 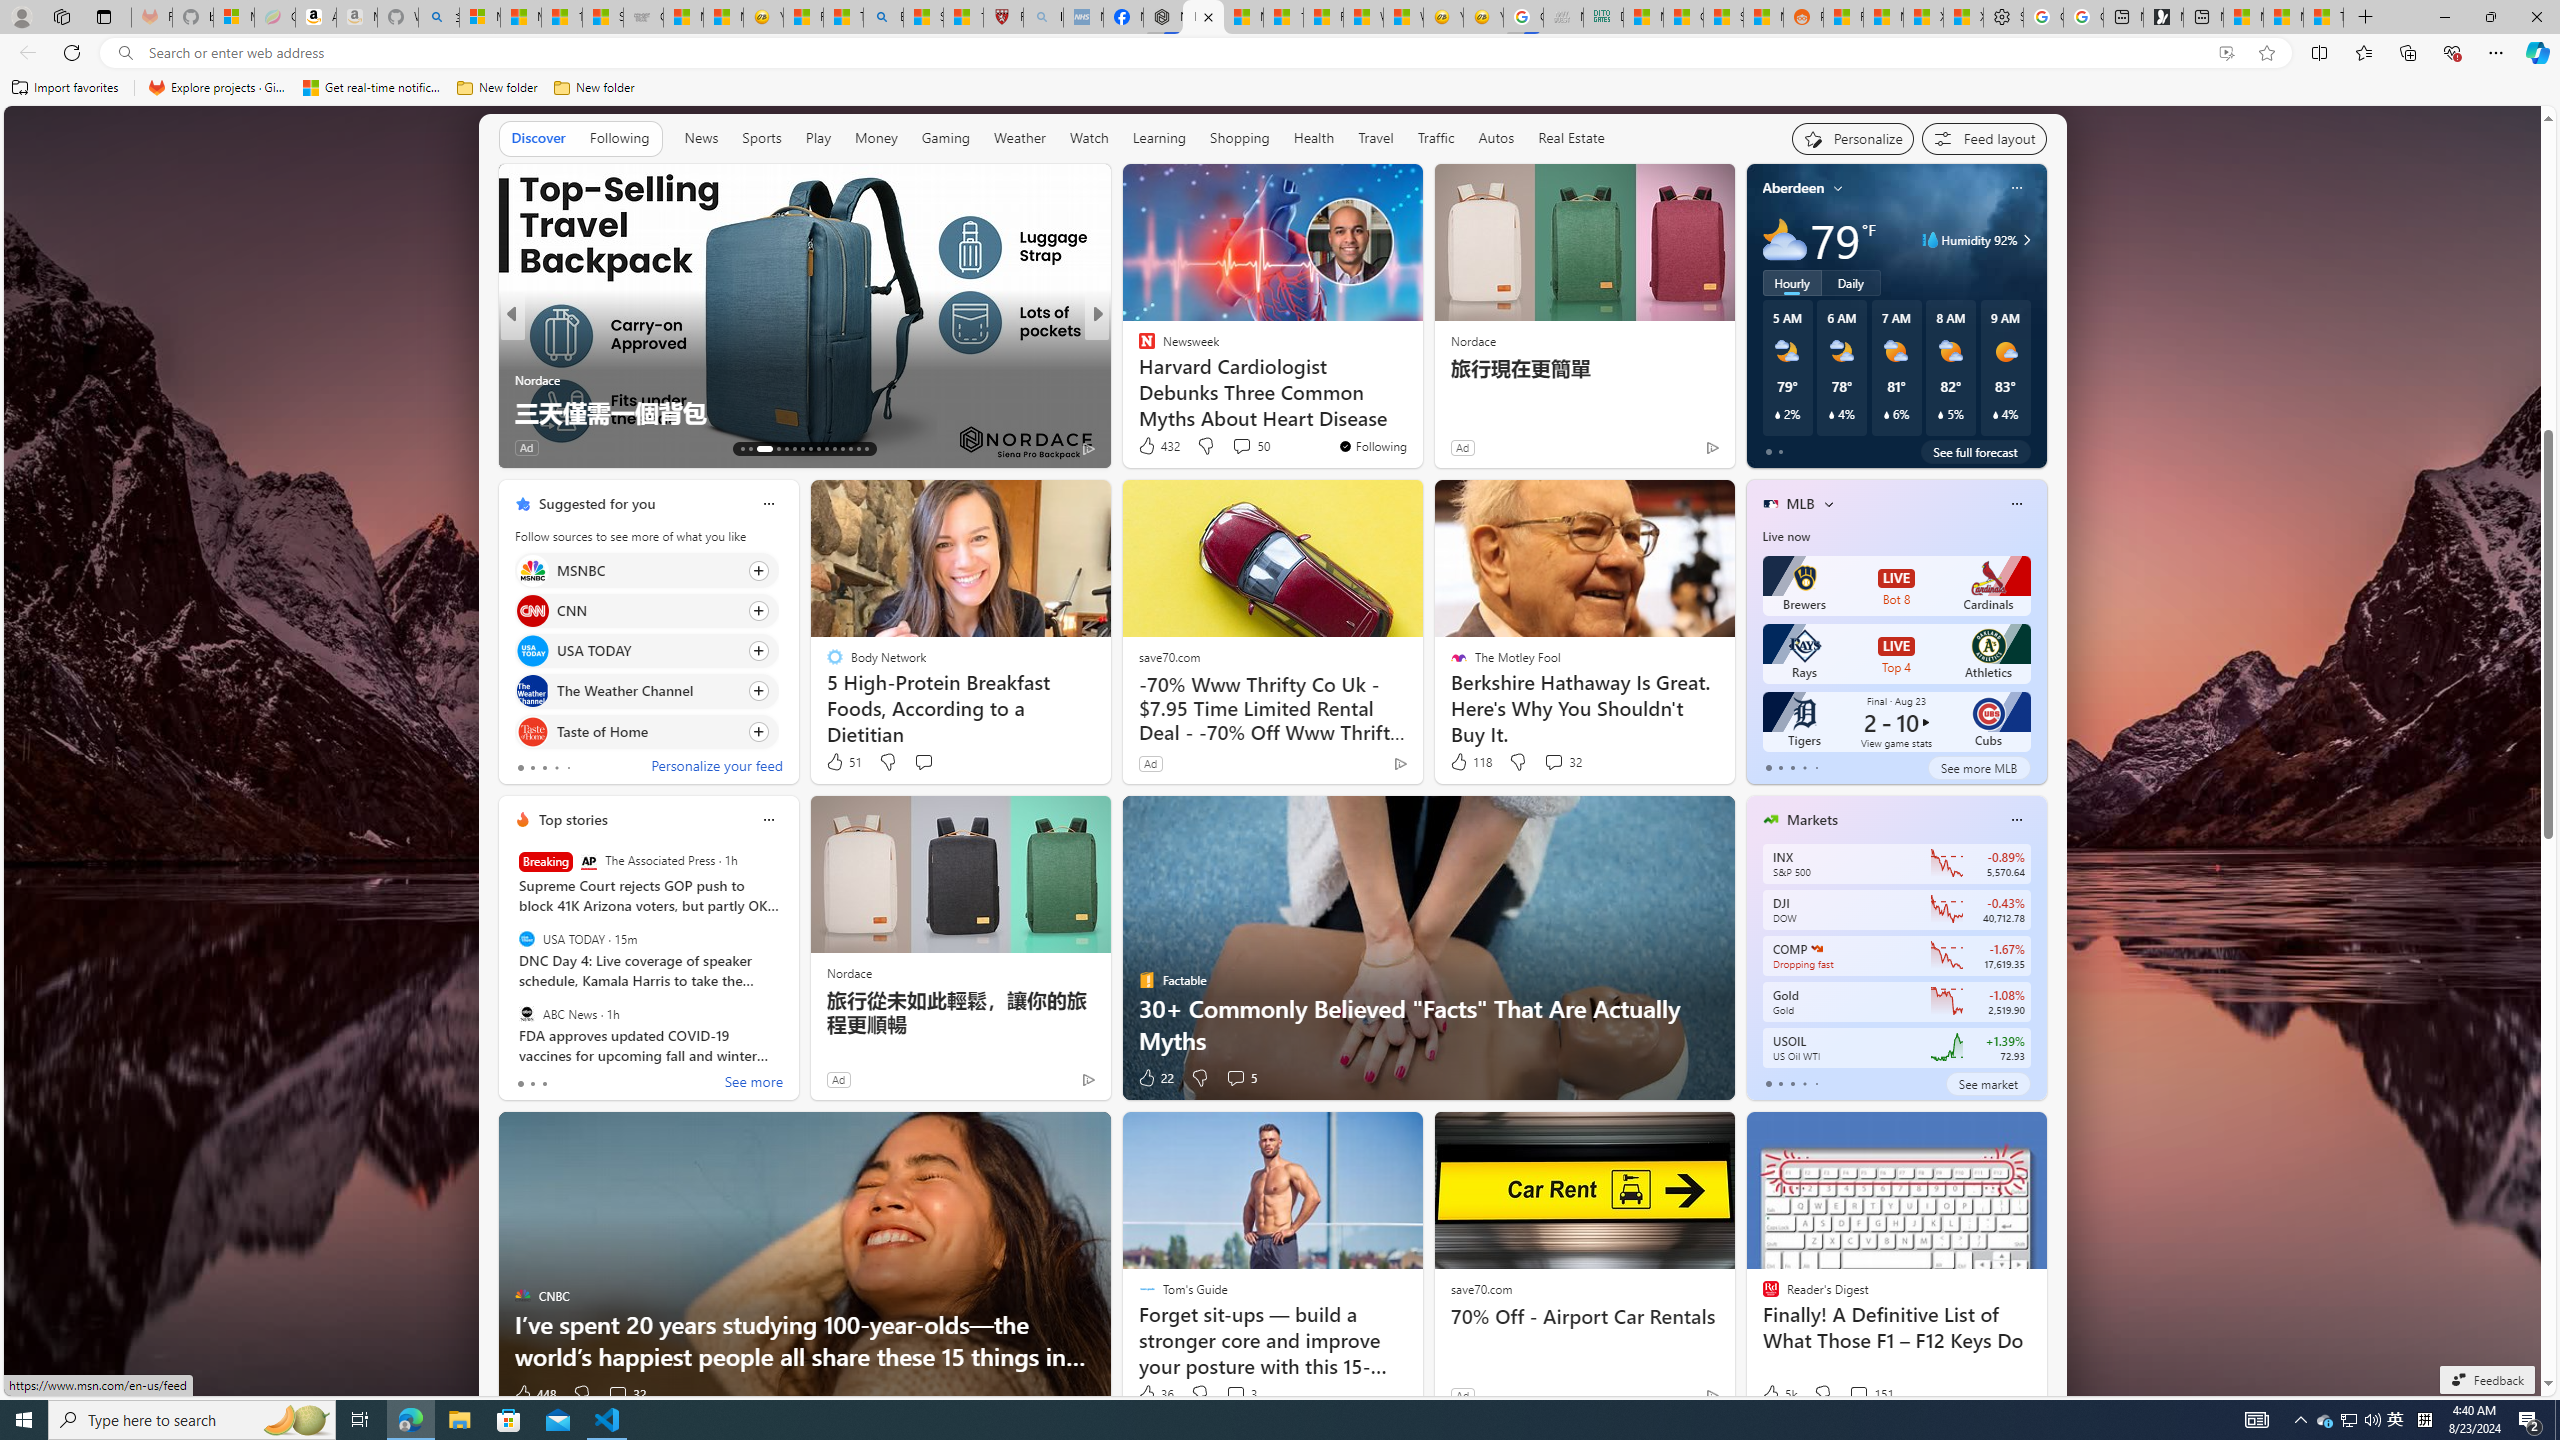 What do you see at coordinates (1243, 447) in the screenshot?
I see `'View comments 14 Comment'` at bounding box center [1243, 447].